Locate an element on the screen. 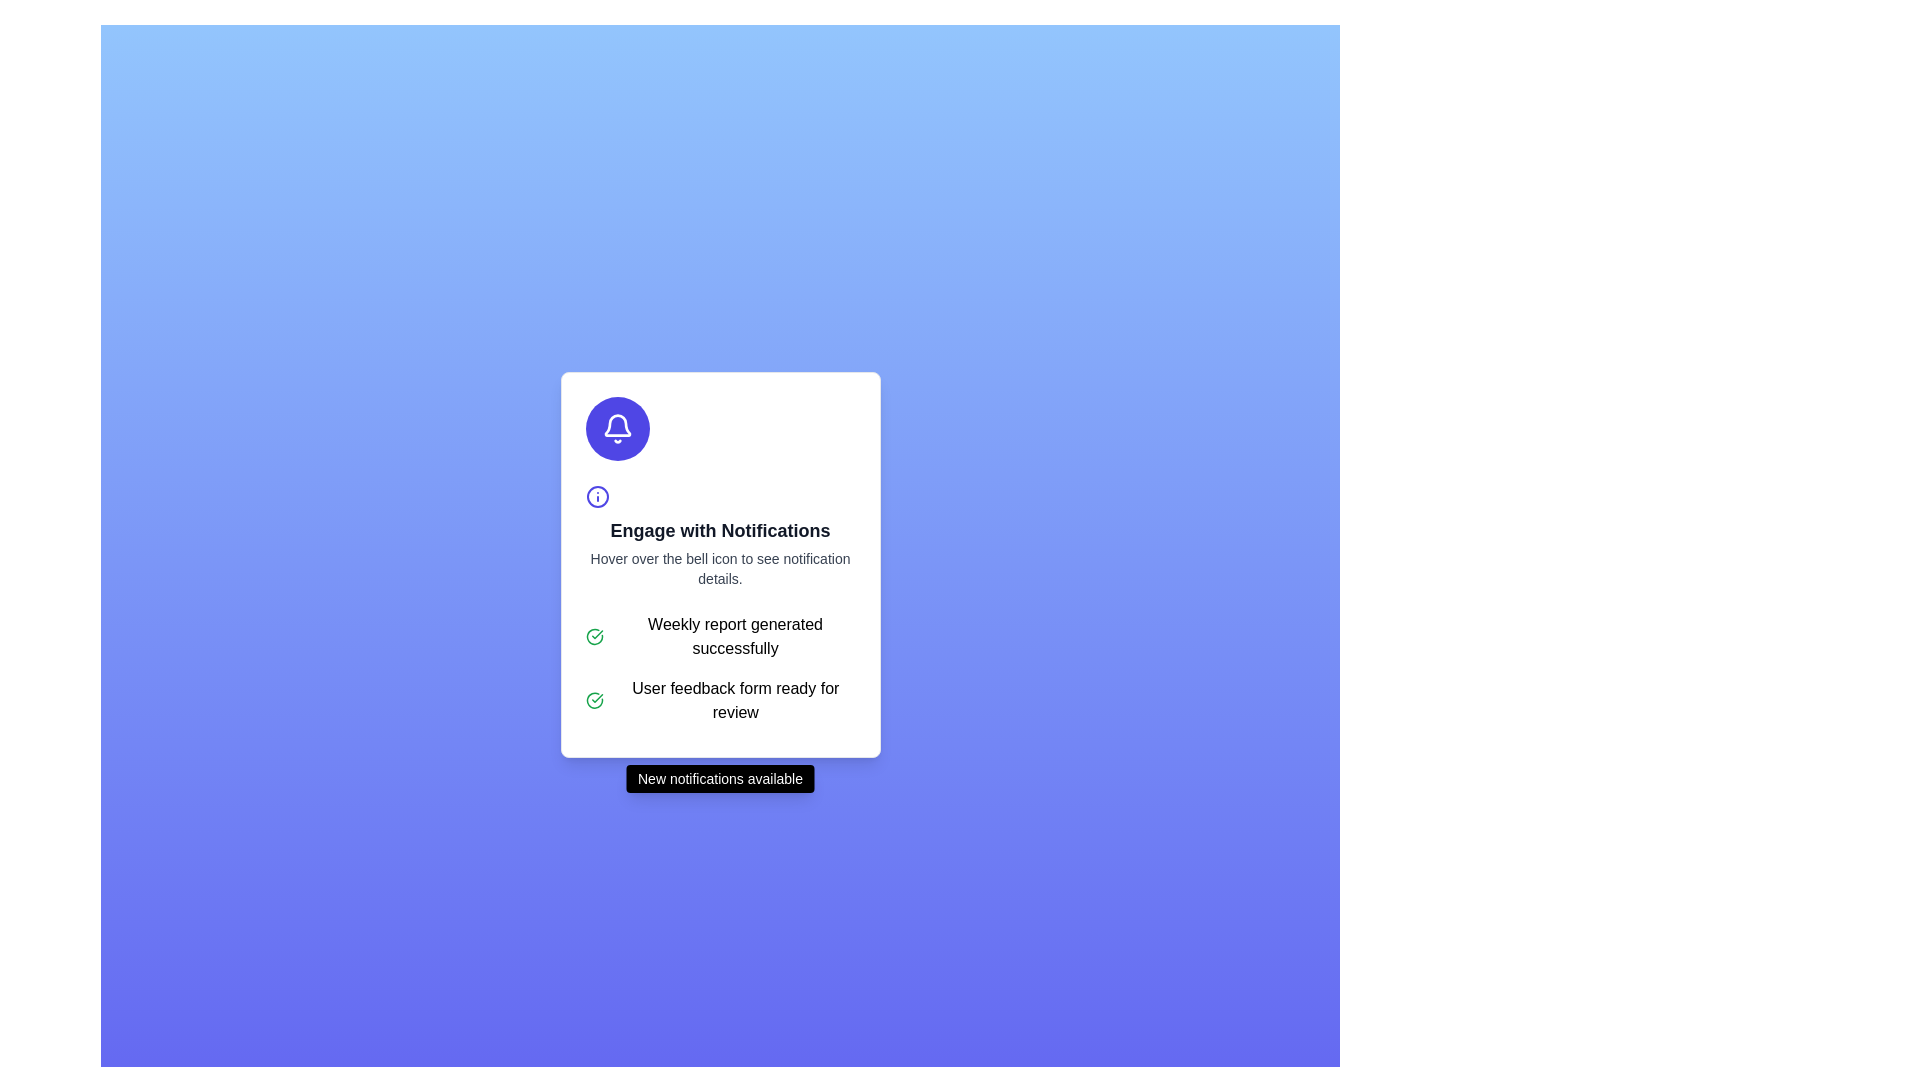 The image size is (1920, 1080). message 'User feedback form ready for review' displayed in black text with a green checkmark icon to its left, which is the second notification in a list of two items is located at coordinates (720, 700).